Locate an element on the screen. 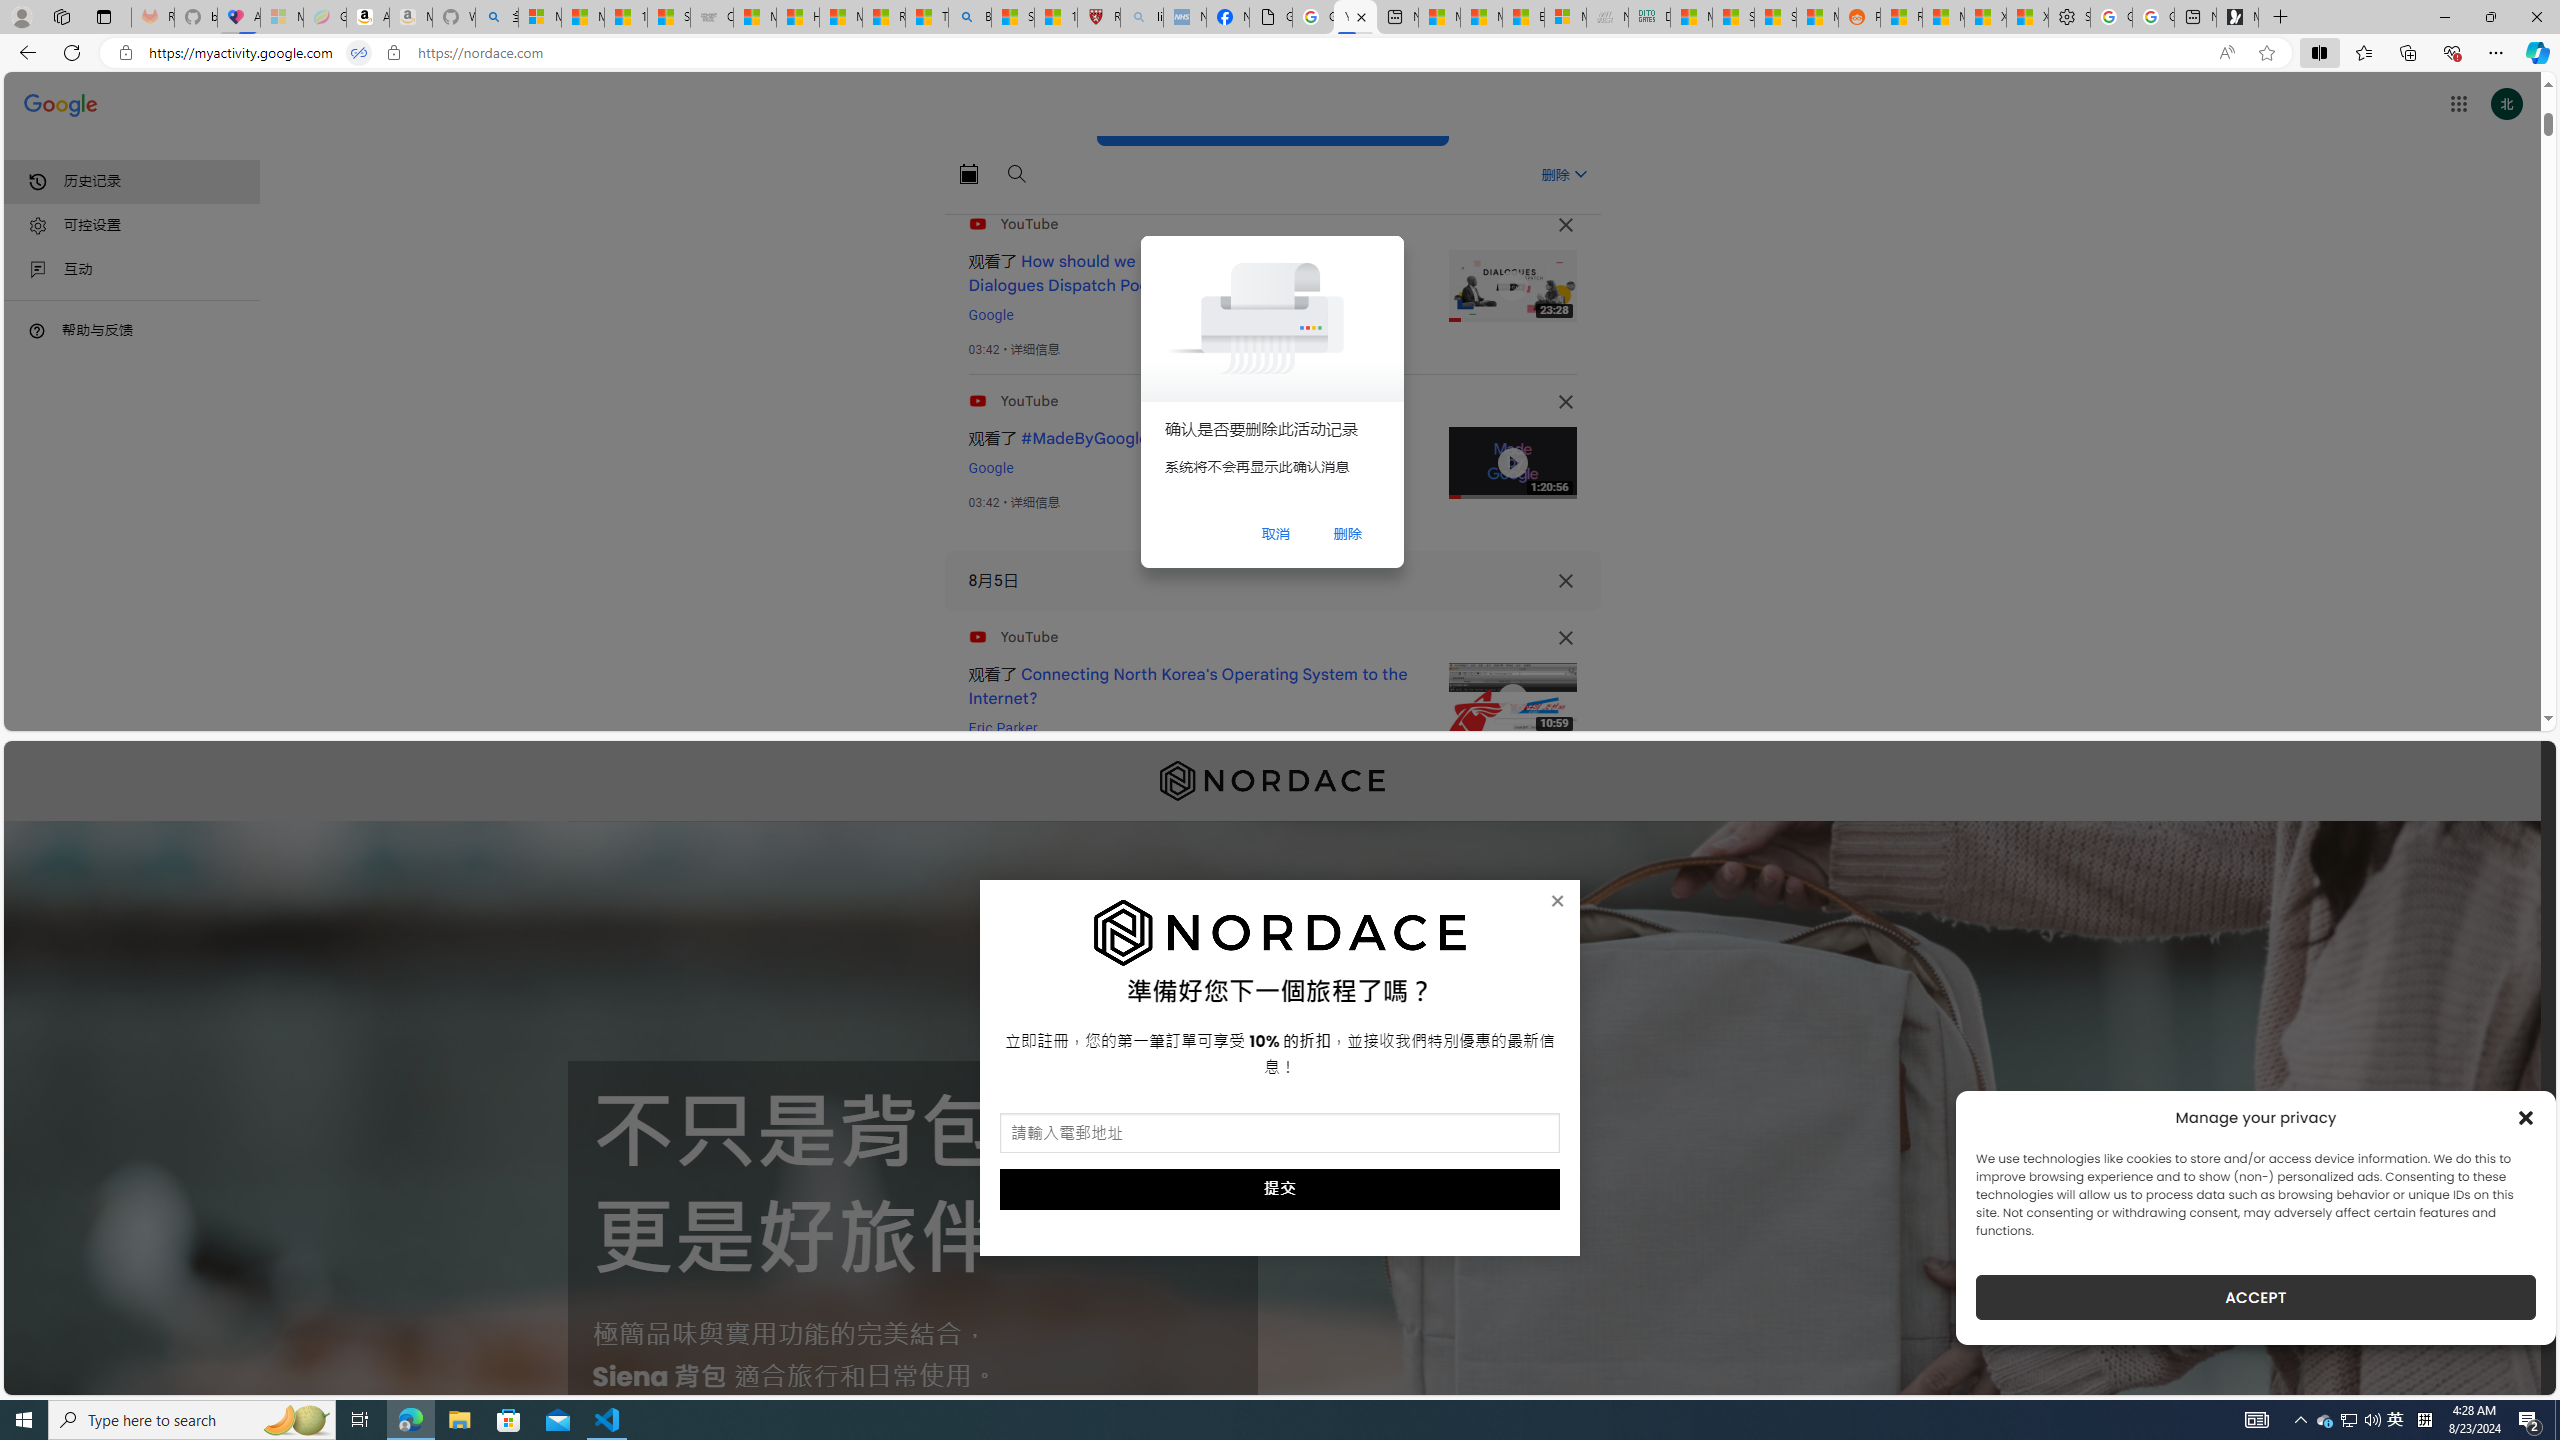  'Eric Parker' is located at coordinates (1002, 727).